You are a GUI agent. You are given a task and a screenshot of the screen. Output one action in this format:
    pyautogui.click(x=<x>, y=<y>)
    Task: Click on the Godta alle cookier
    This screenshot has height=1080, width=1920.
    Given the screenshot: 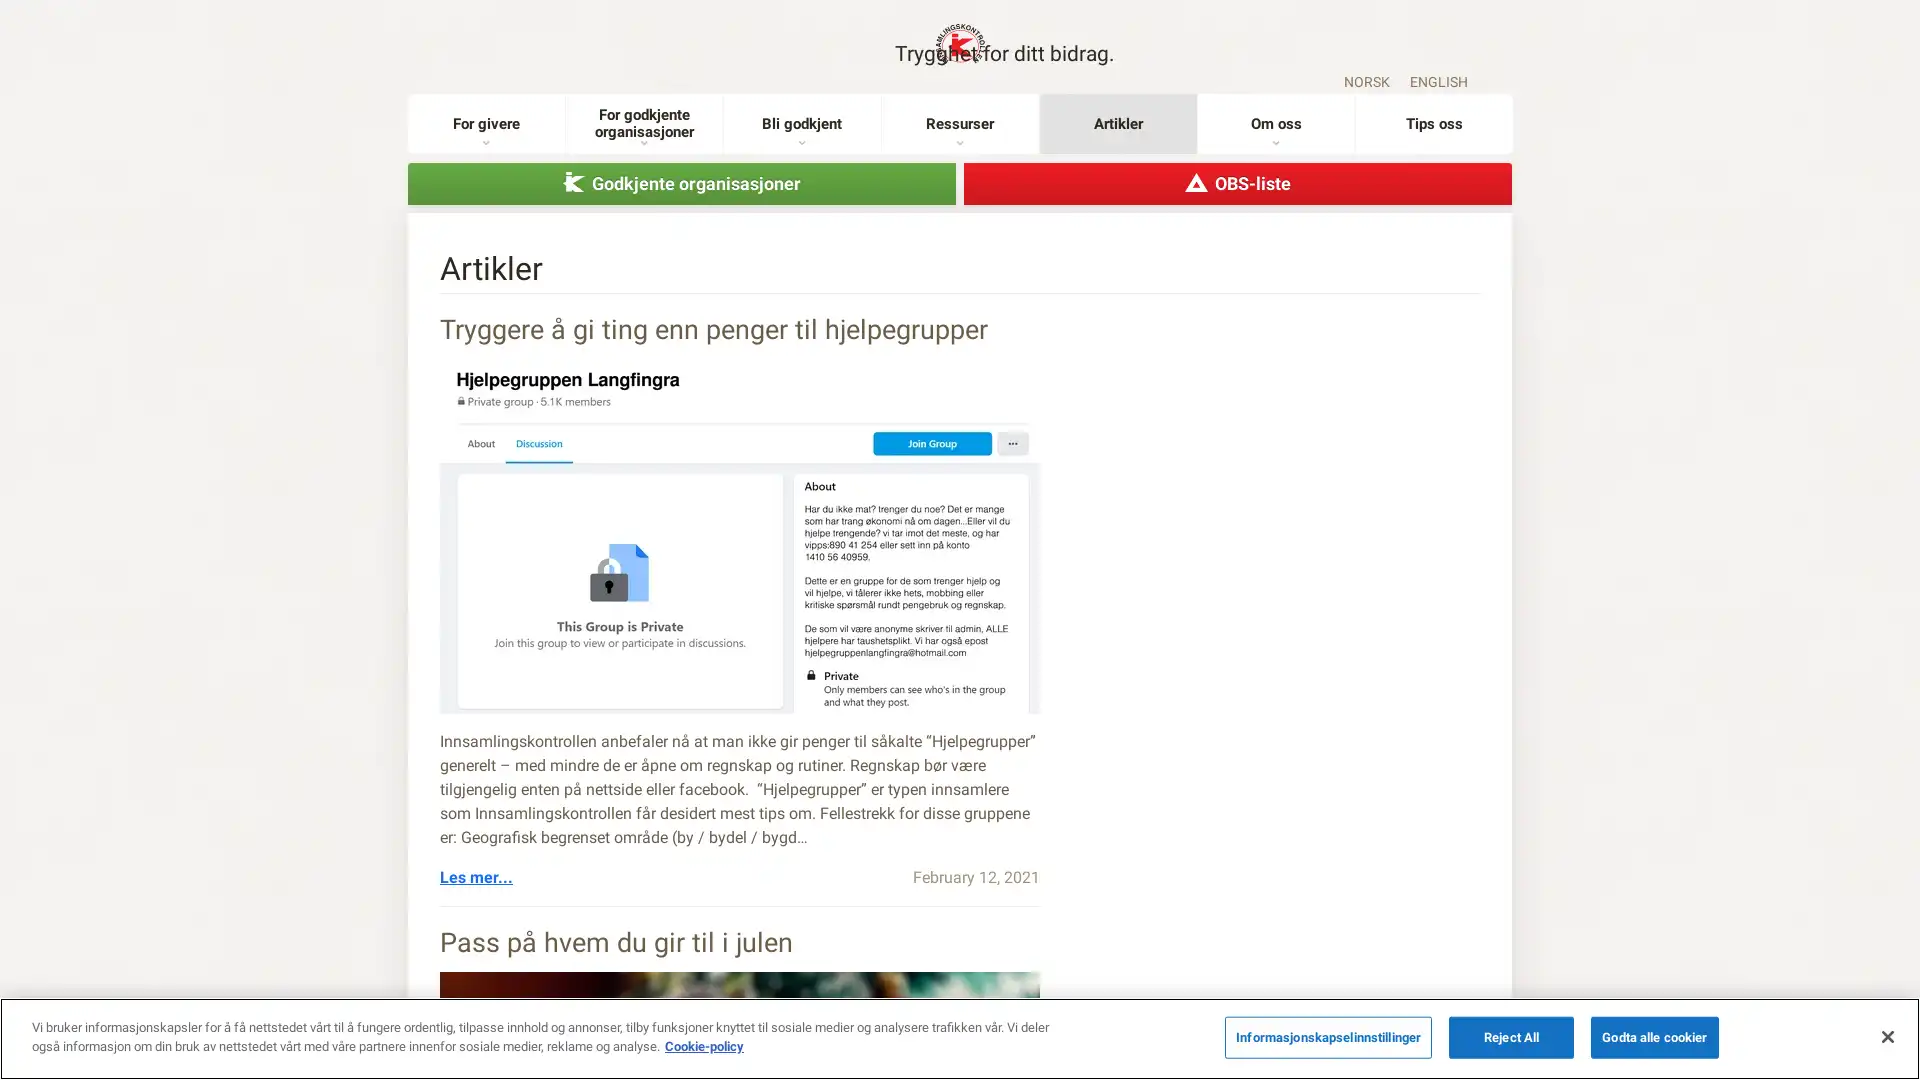 What is the action you would take?
    pyautogui.click(x=1654, y=1036)
    